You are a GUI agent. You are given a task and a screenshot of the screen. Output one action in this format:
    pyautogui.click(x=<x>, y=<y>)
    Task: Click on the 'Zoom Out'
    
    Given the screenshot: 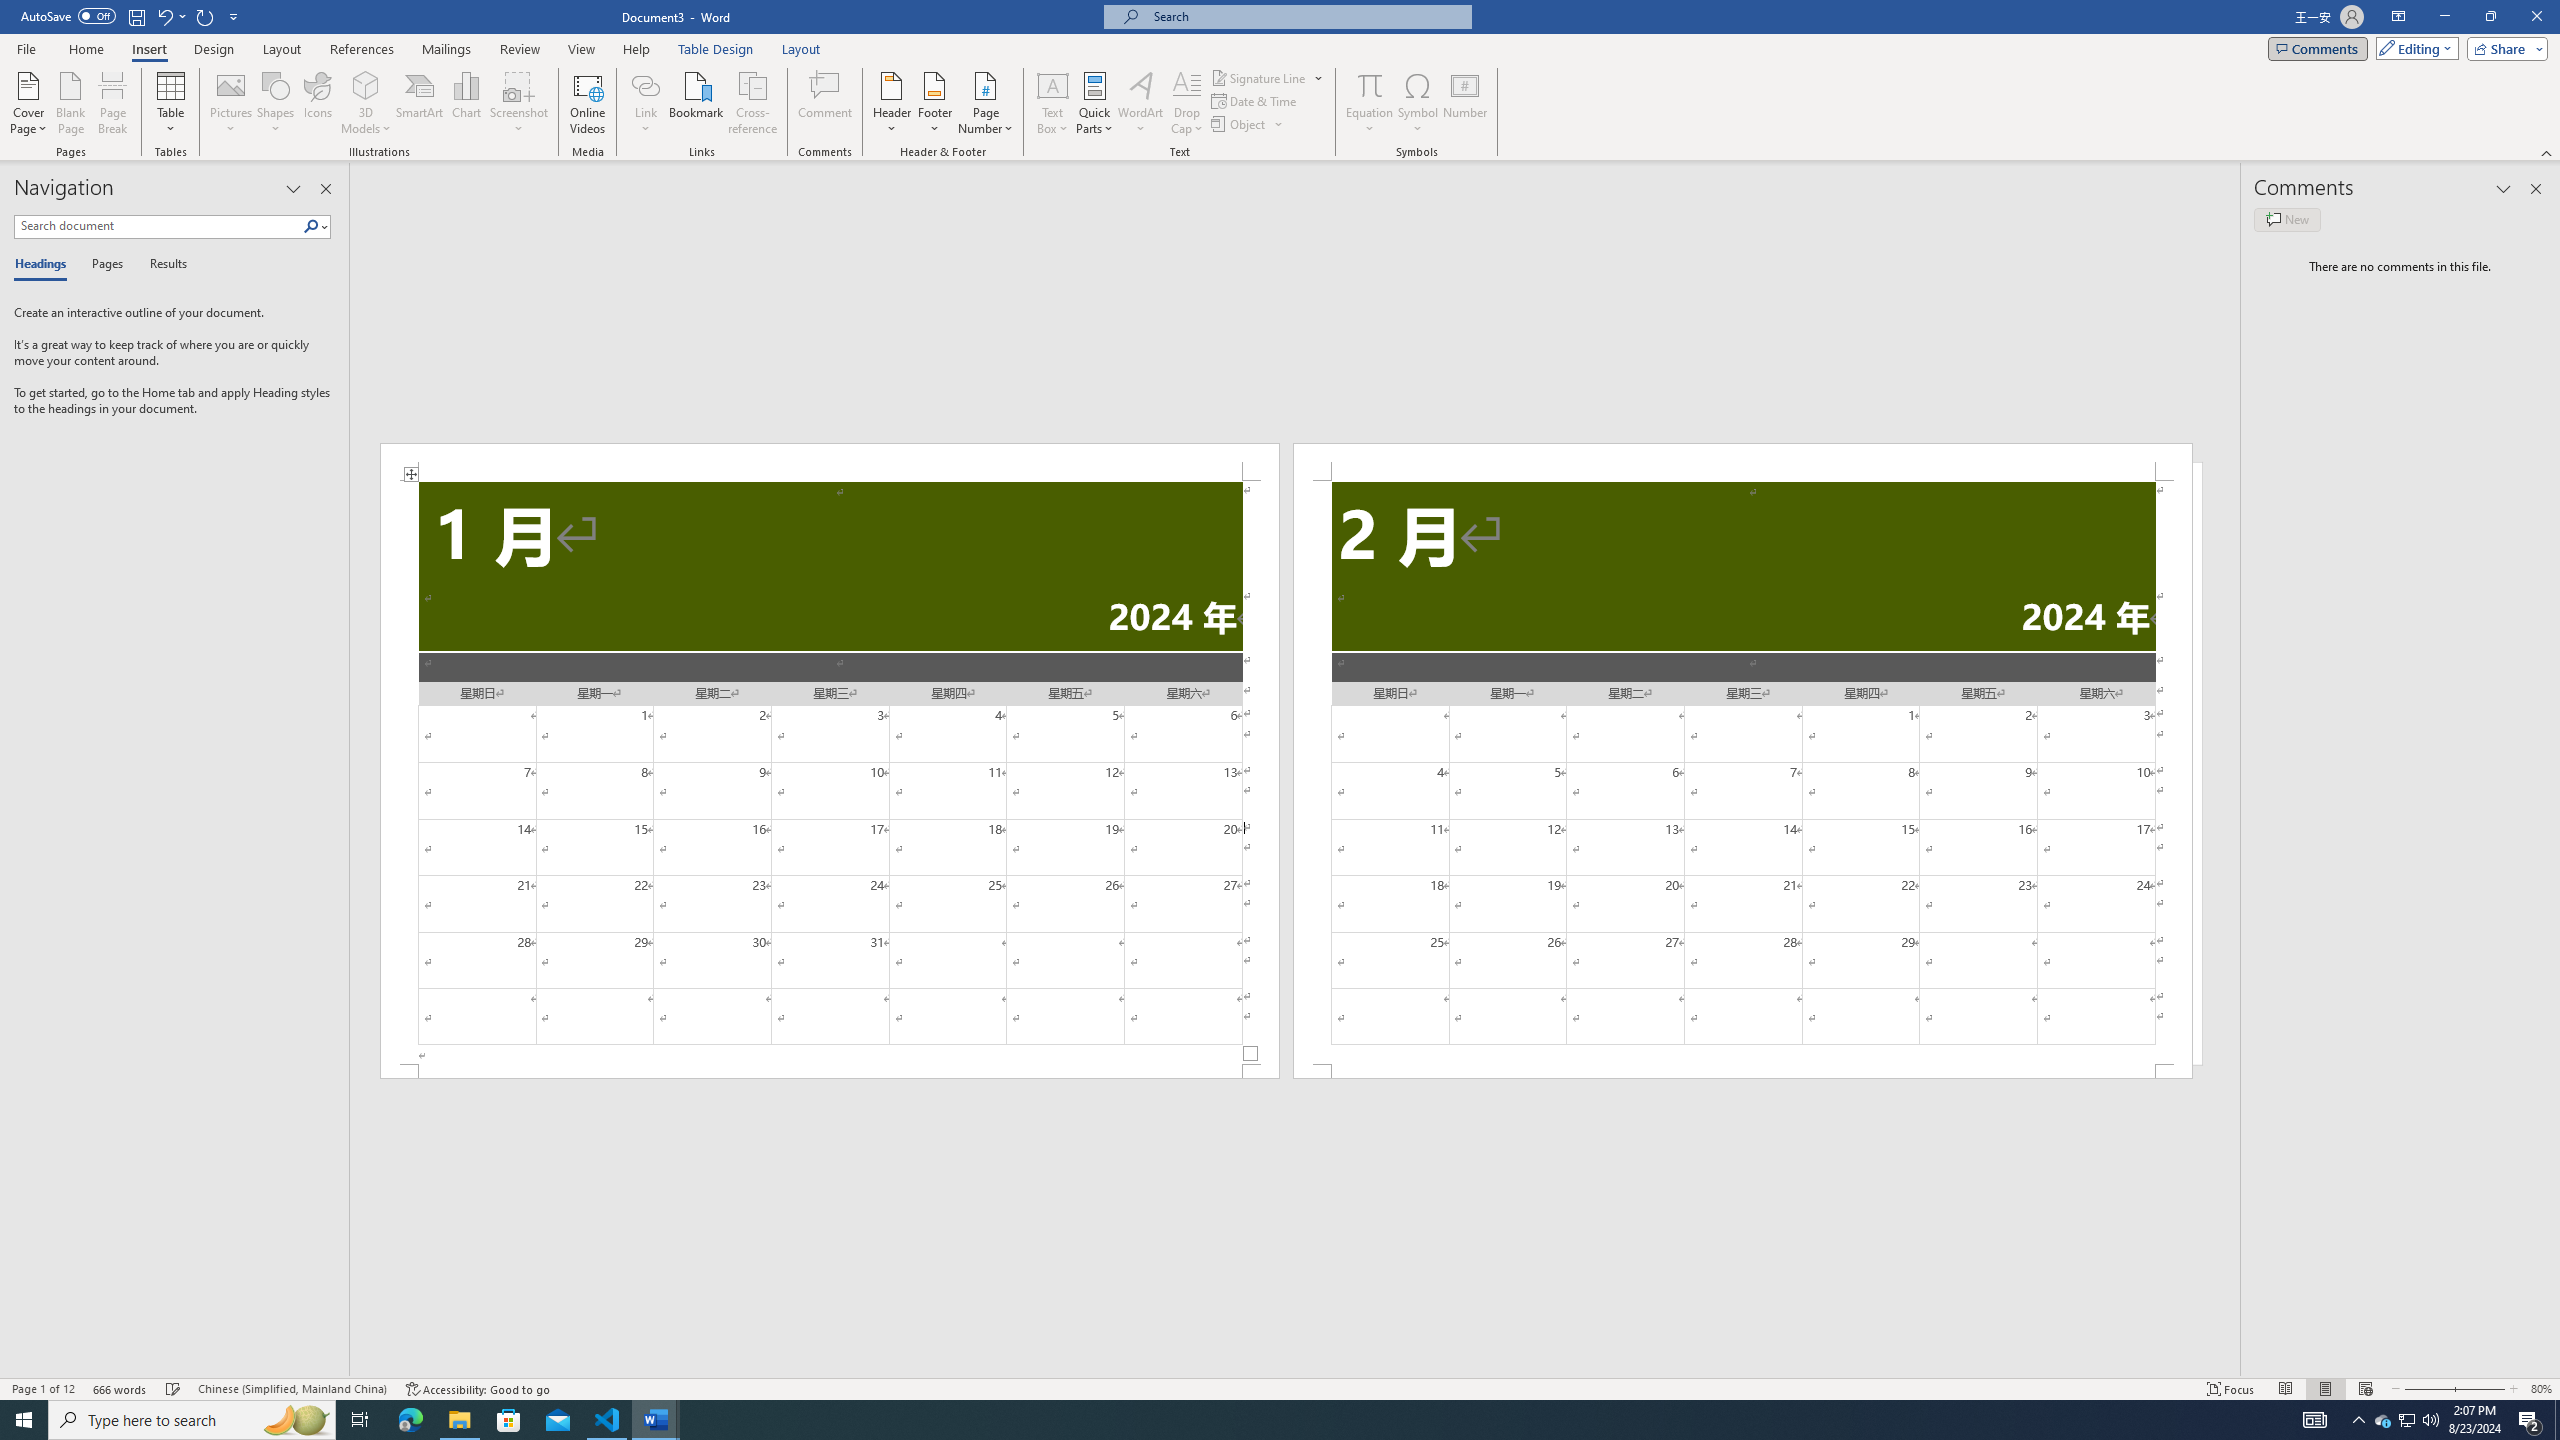 What is the action you would take?
    pyautogui.click(x=2422, y=1389)
    